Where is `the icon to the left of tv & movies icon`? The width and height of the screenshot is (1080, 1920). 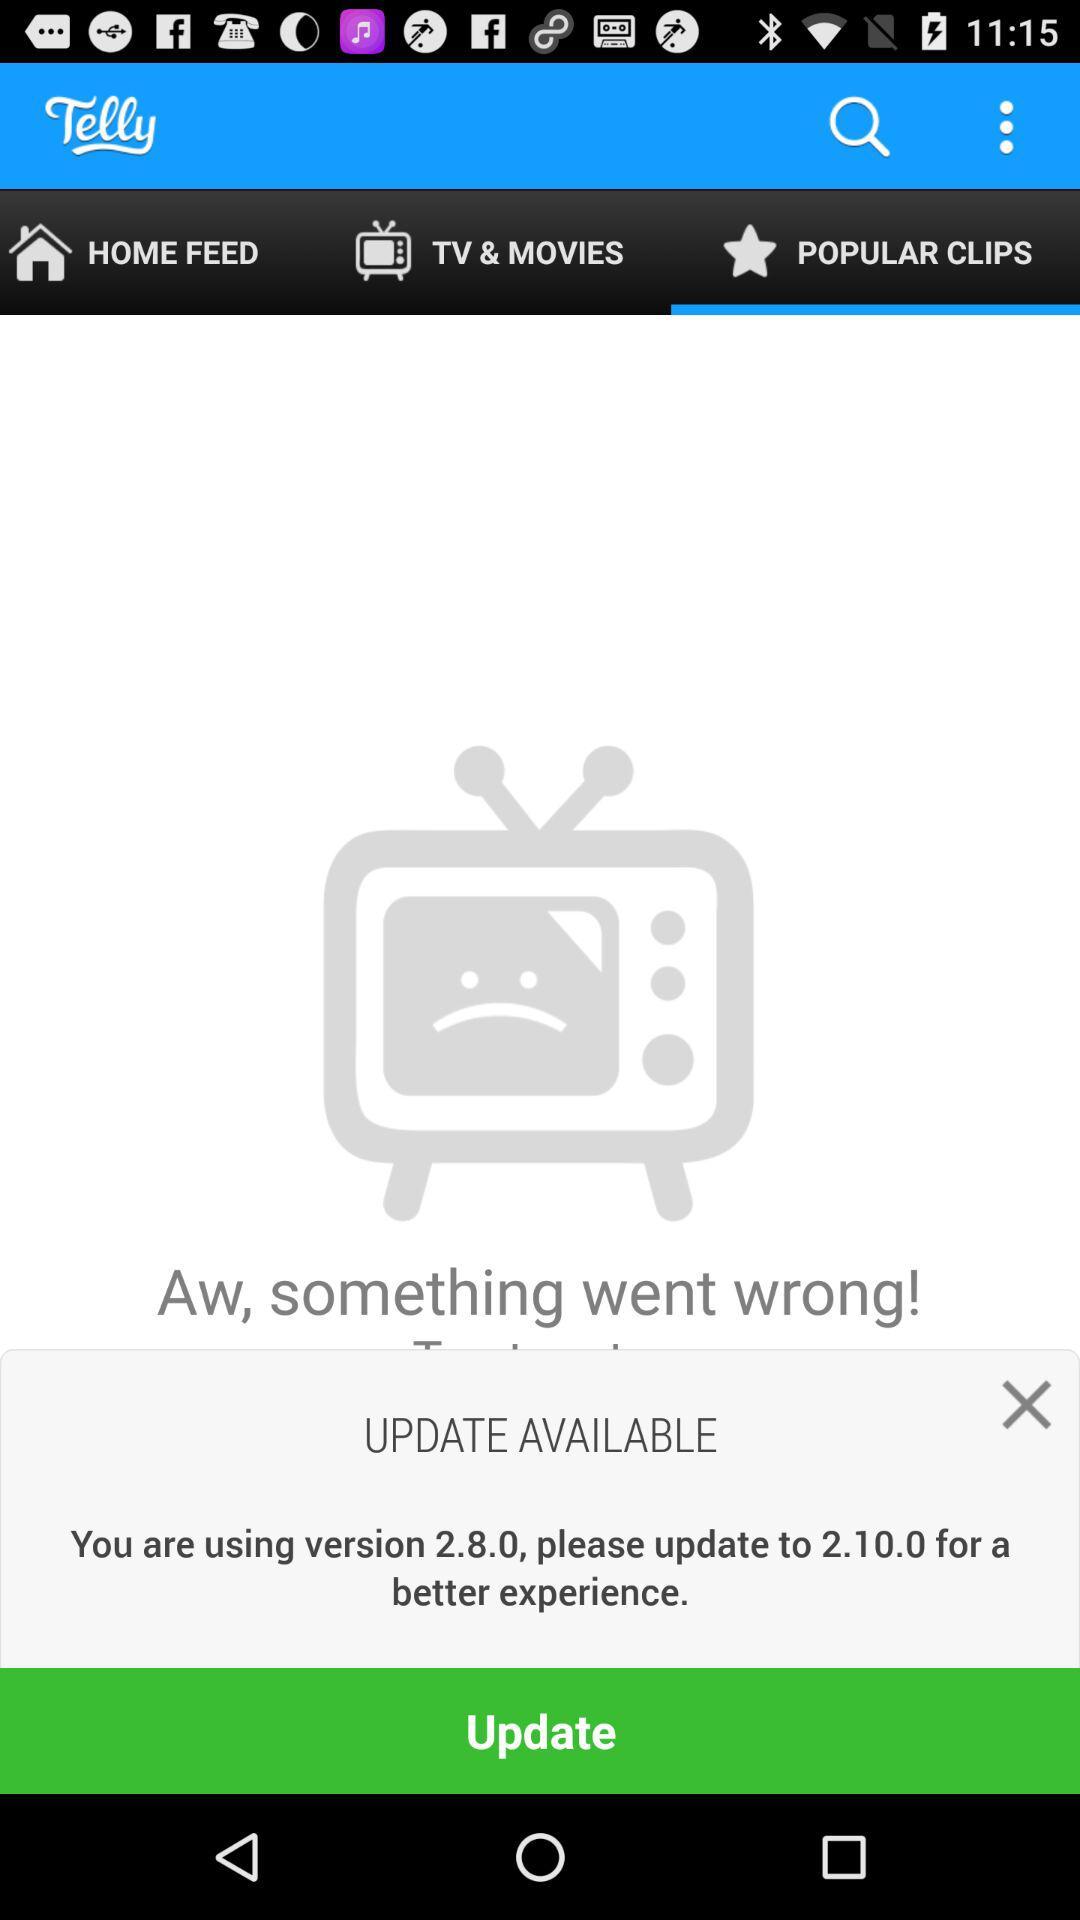 the icon to the left of tv & movies icon is located at coordinates (152, 251).